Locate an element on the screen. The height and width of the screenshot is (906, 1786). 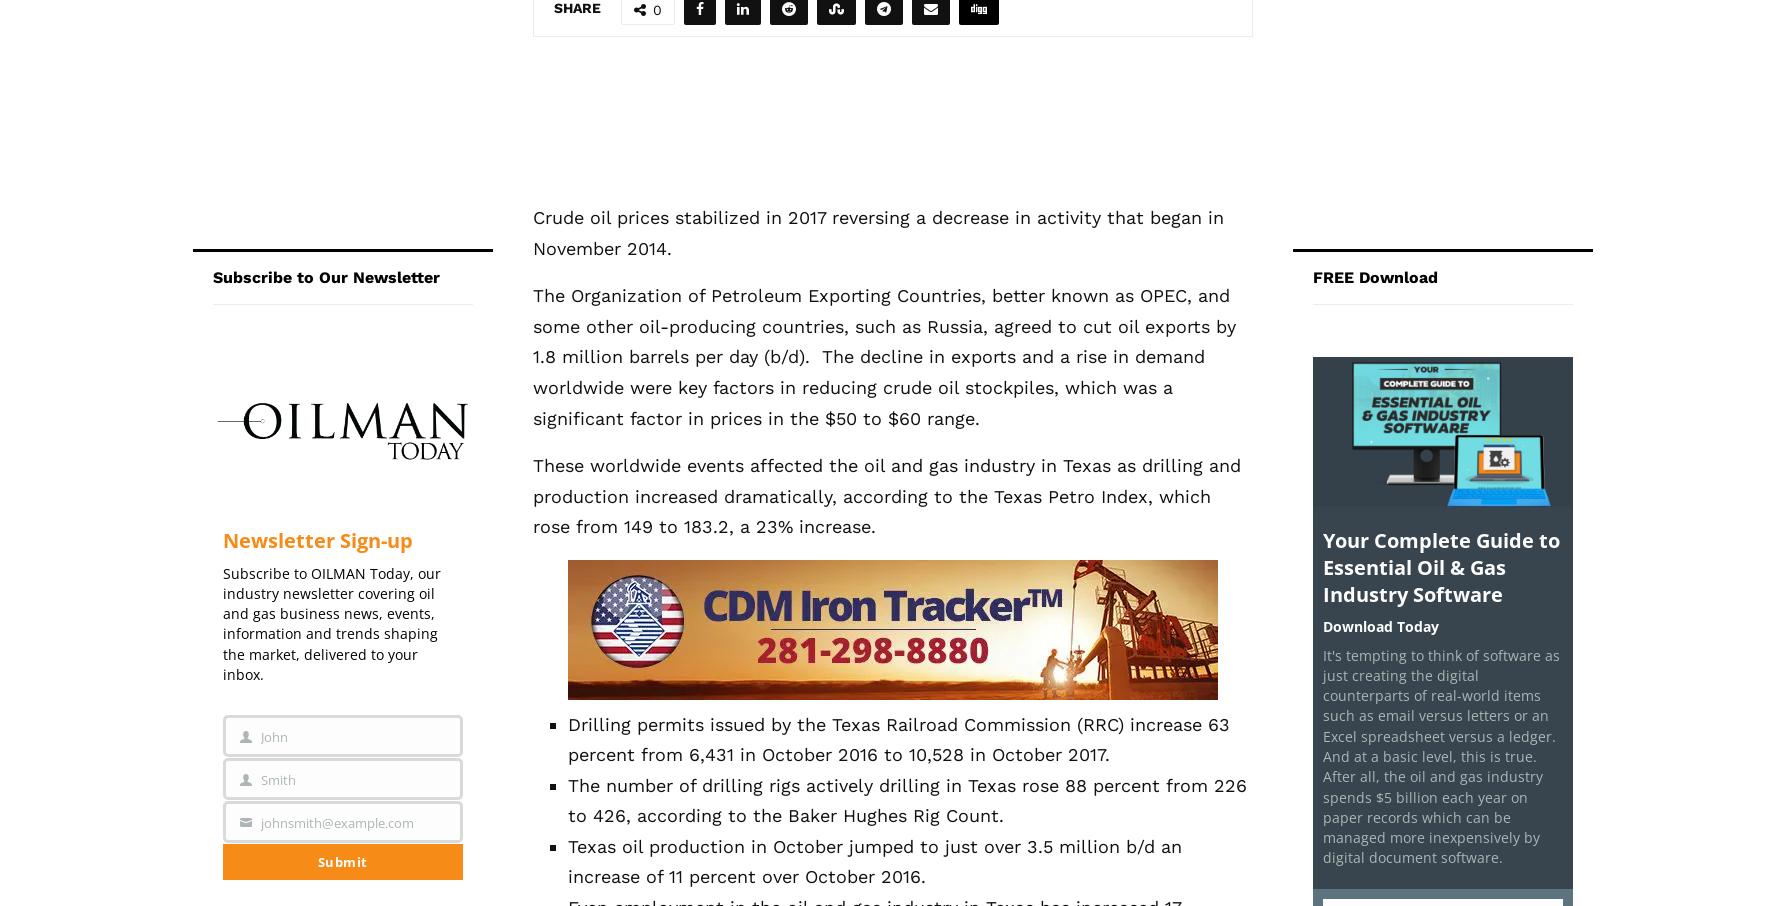
'The number of drilling rigs actively drilling in Texas rose 88 percent from 226 to 426, according to the Baker Hughes Rig Count.' is located at coordinates (906, 799).